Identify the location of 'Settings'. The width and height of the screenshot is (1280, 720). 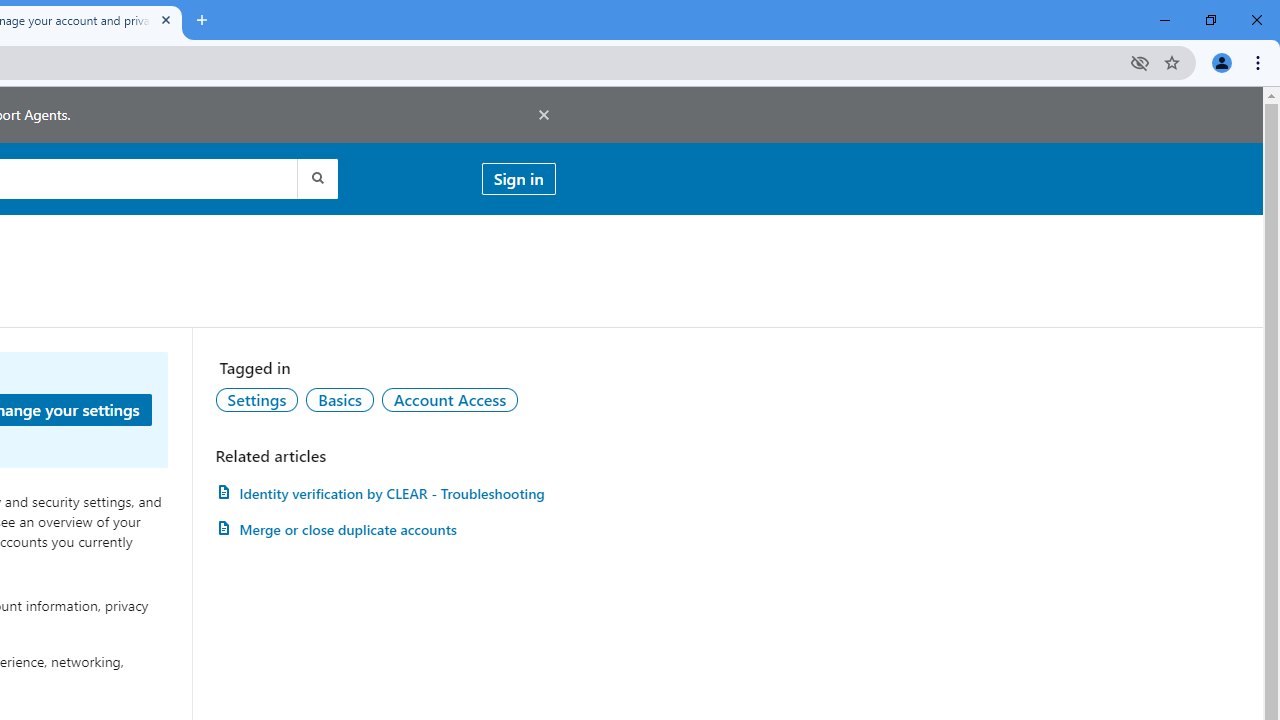
(256, 399).